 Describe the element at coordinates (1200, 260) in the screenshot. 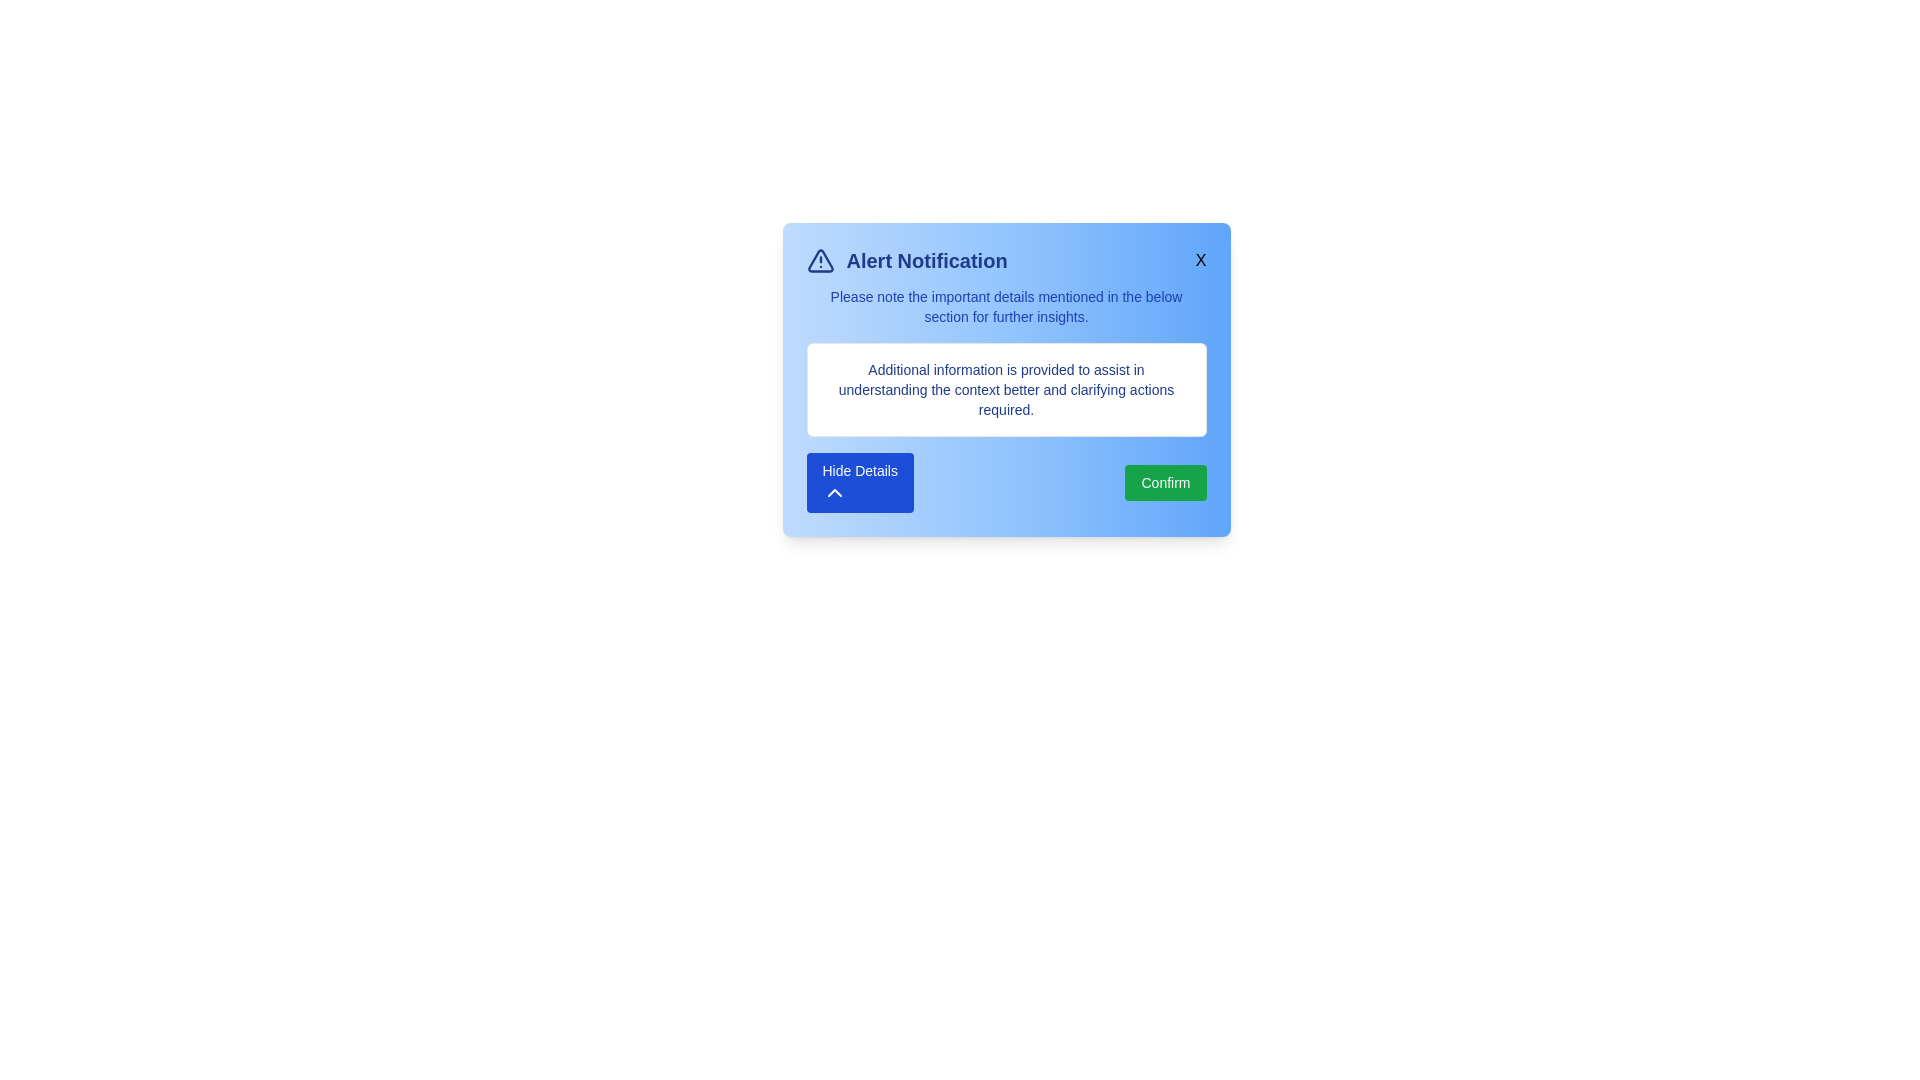

I see `'X' button in the top-right corner of the alert to dismiss it` at that location.